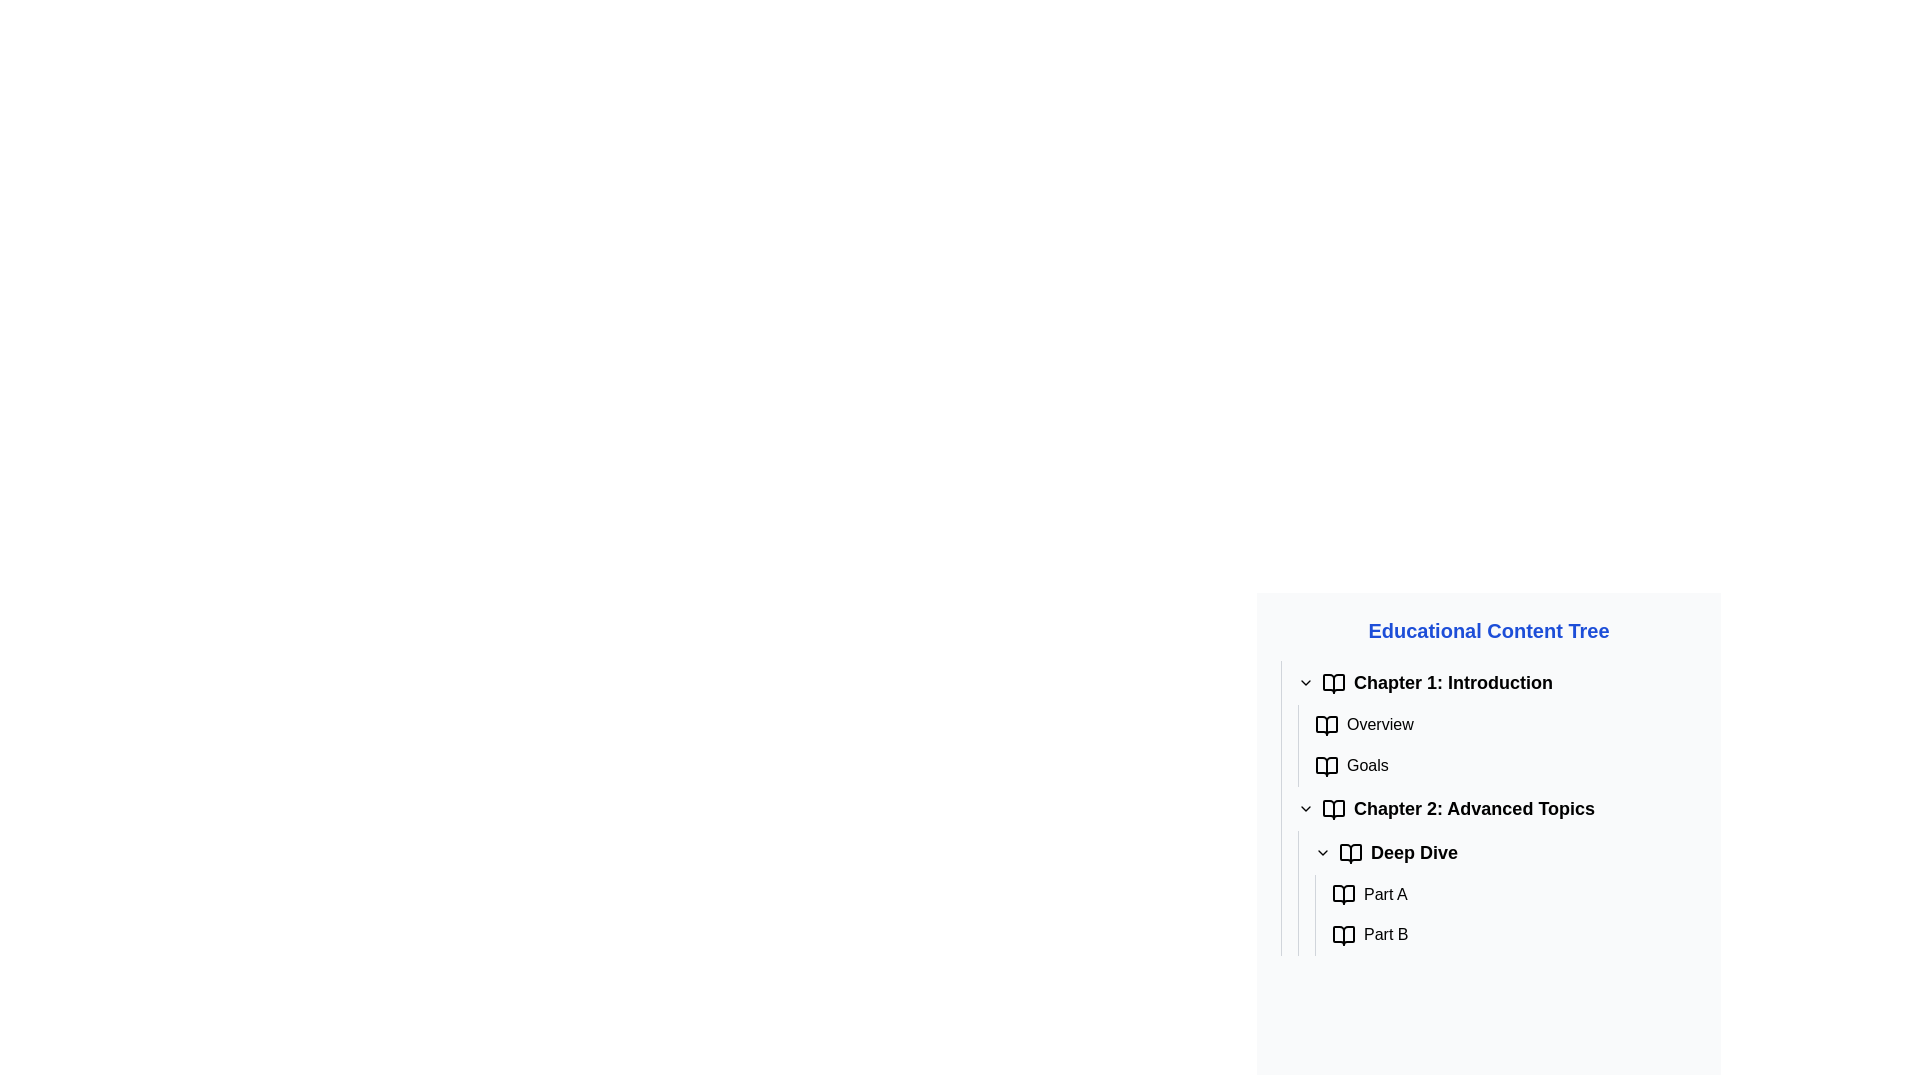  I want to click on the open book icon located to the left of the text 'Part B' in the 'Deep Dive' subsection under 'Chapter 2: Advanced Topics' within the 'Educational Content Tree' section, so click(1344, 936).